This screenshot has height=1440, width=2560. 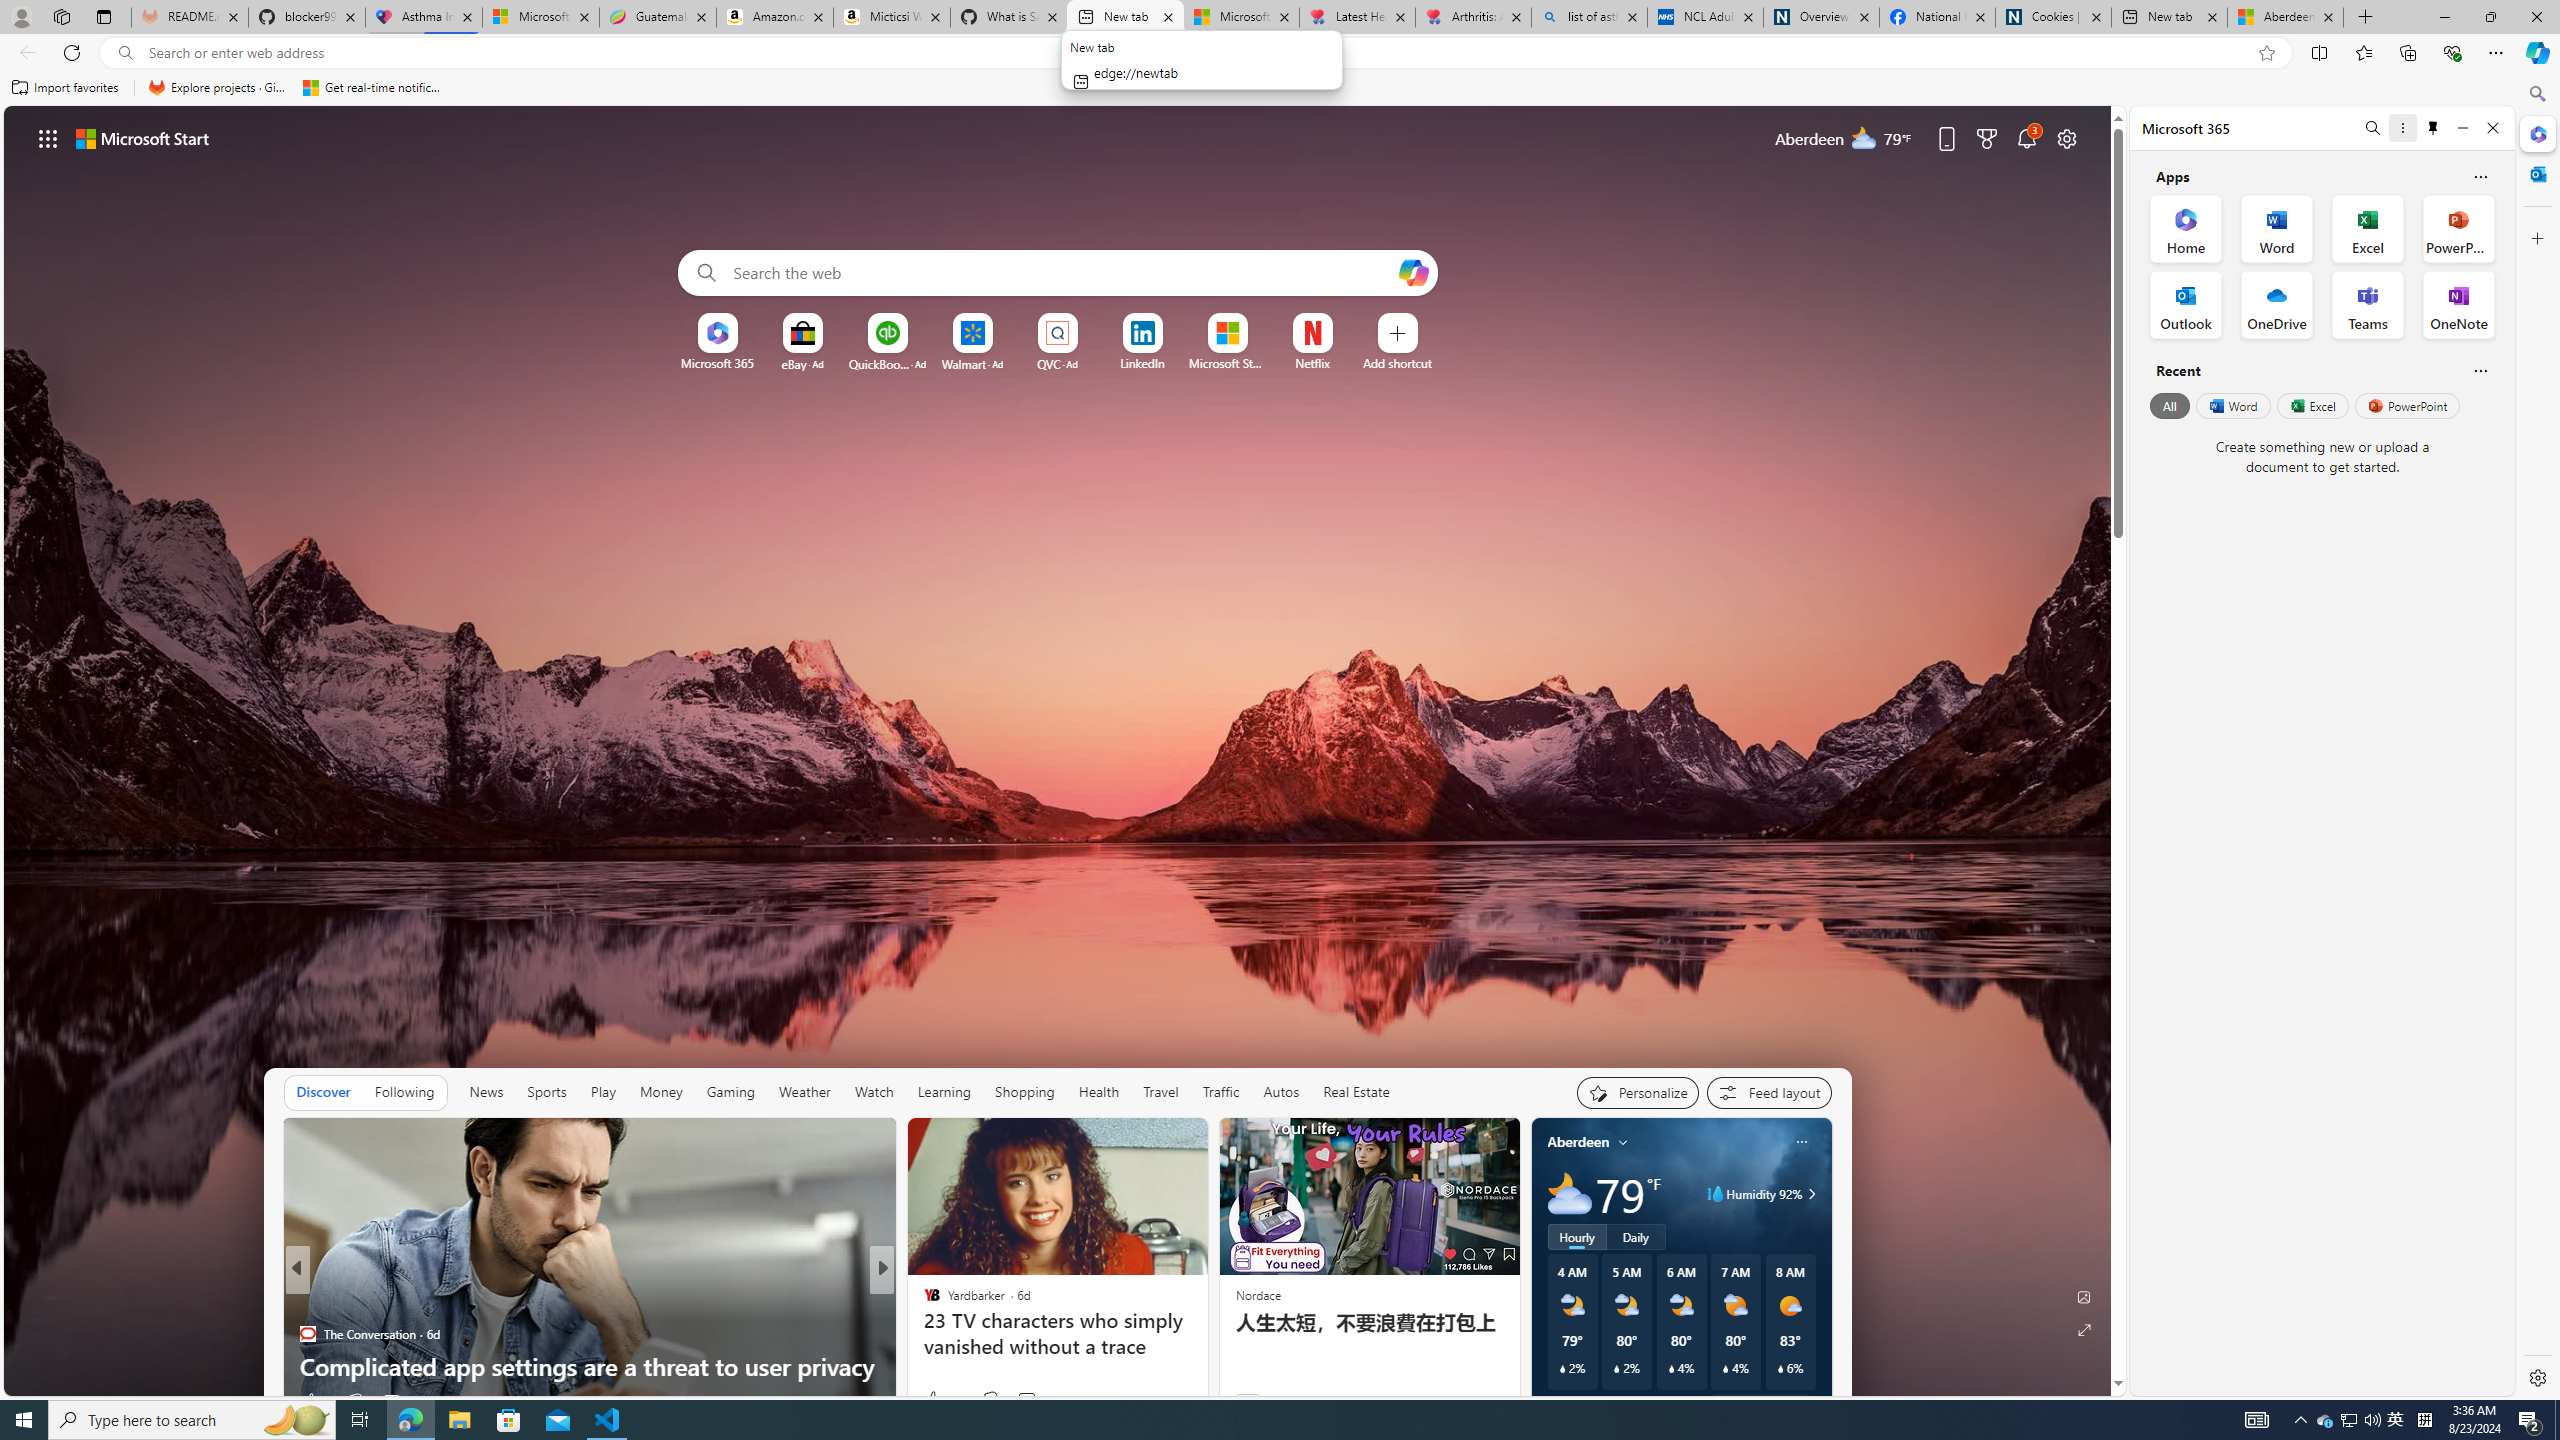 I want to click on 'View comments 7 Comment', so click(x=1026, y=1401).